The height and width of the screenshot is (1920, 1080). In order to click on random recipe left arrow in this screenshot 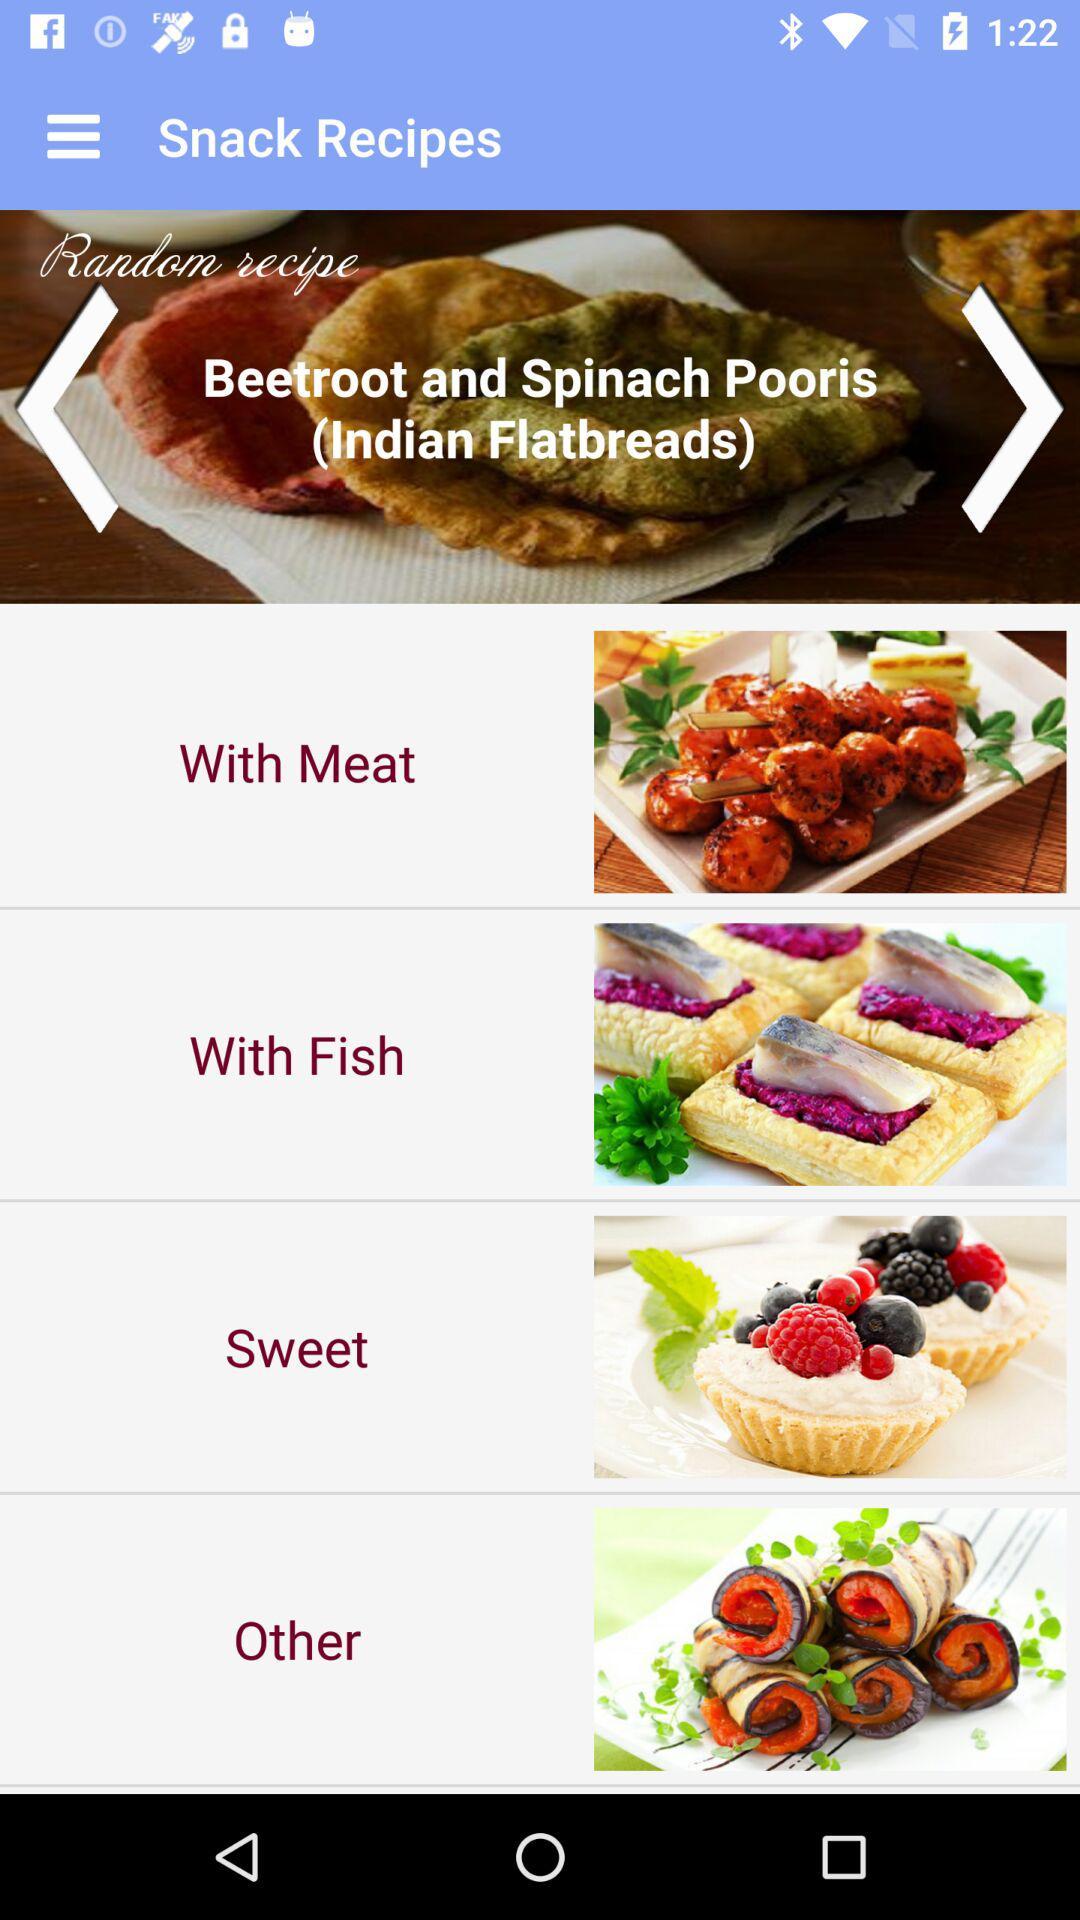, I will do `click(64, 405)`.